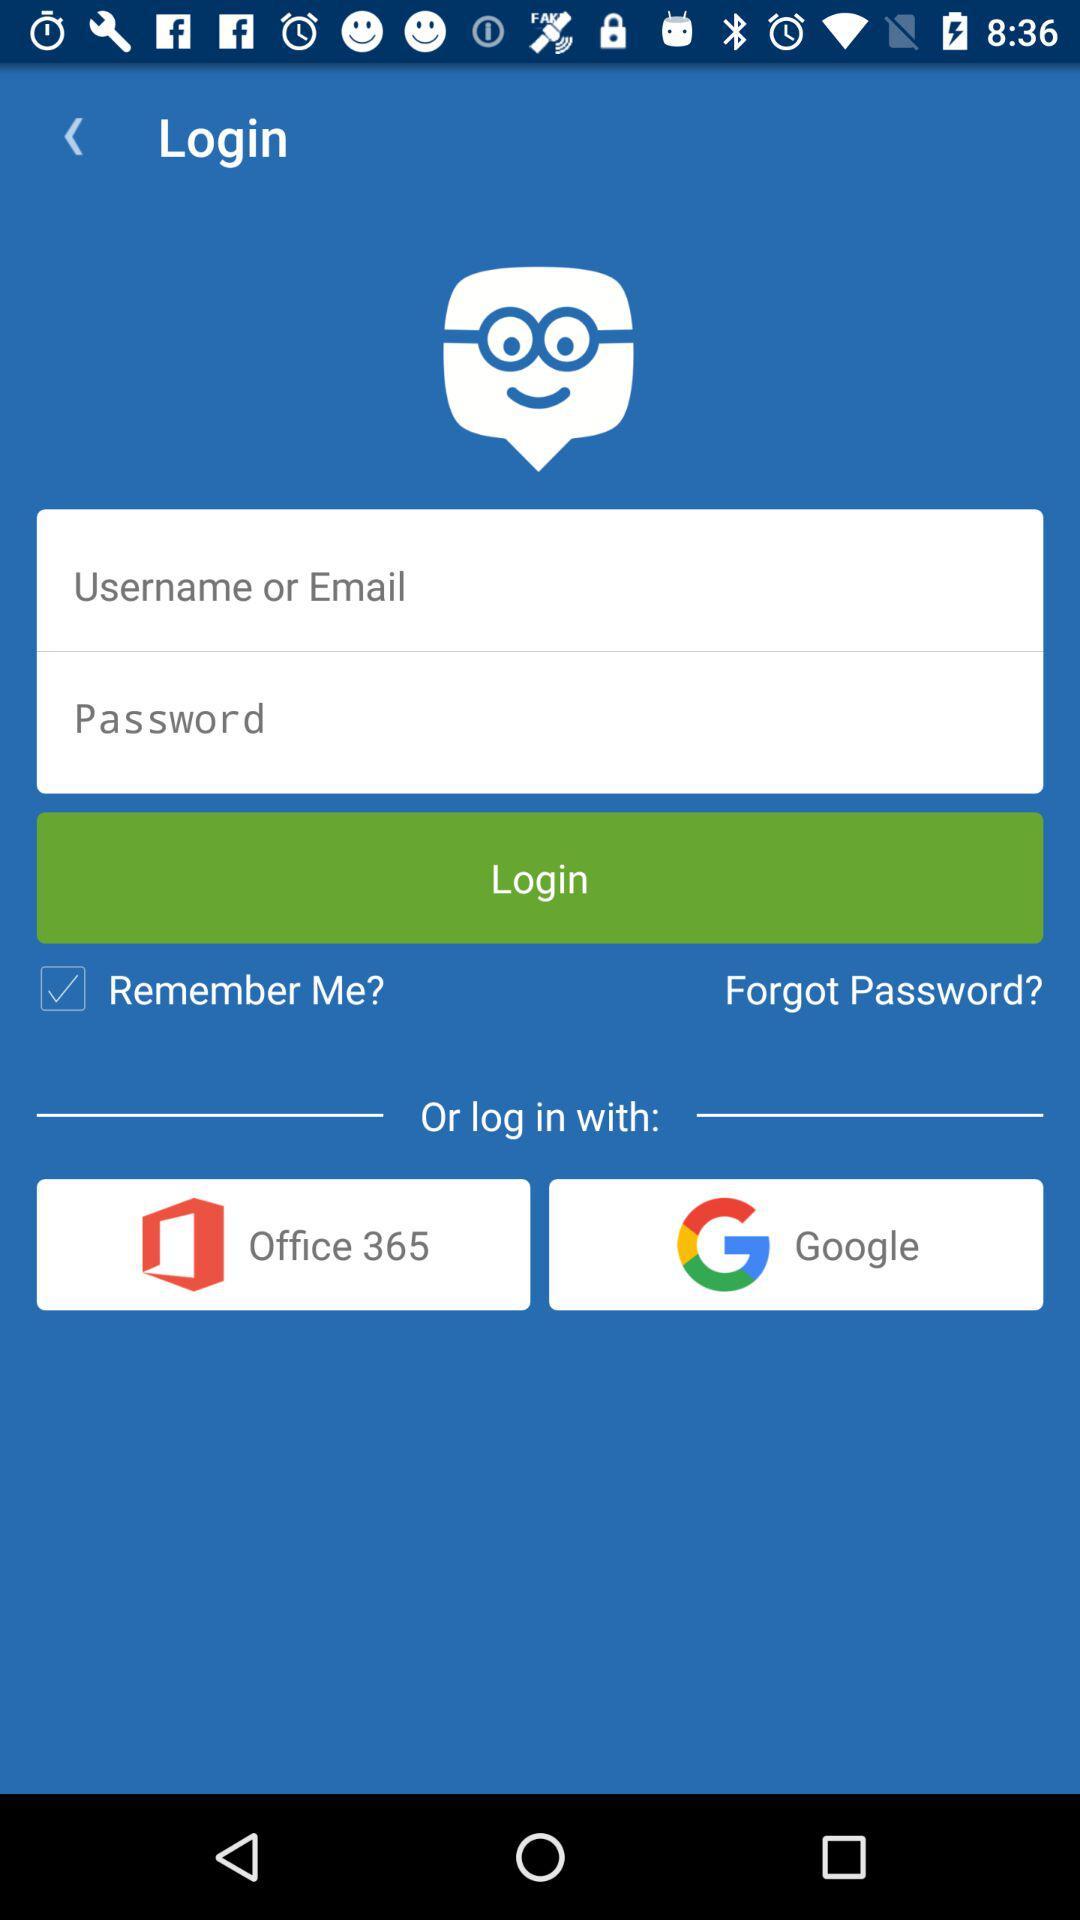 The image size is (1080, 1920). I want to click on password, so click(540, 717).